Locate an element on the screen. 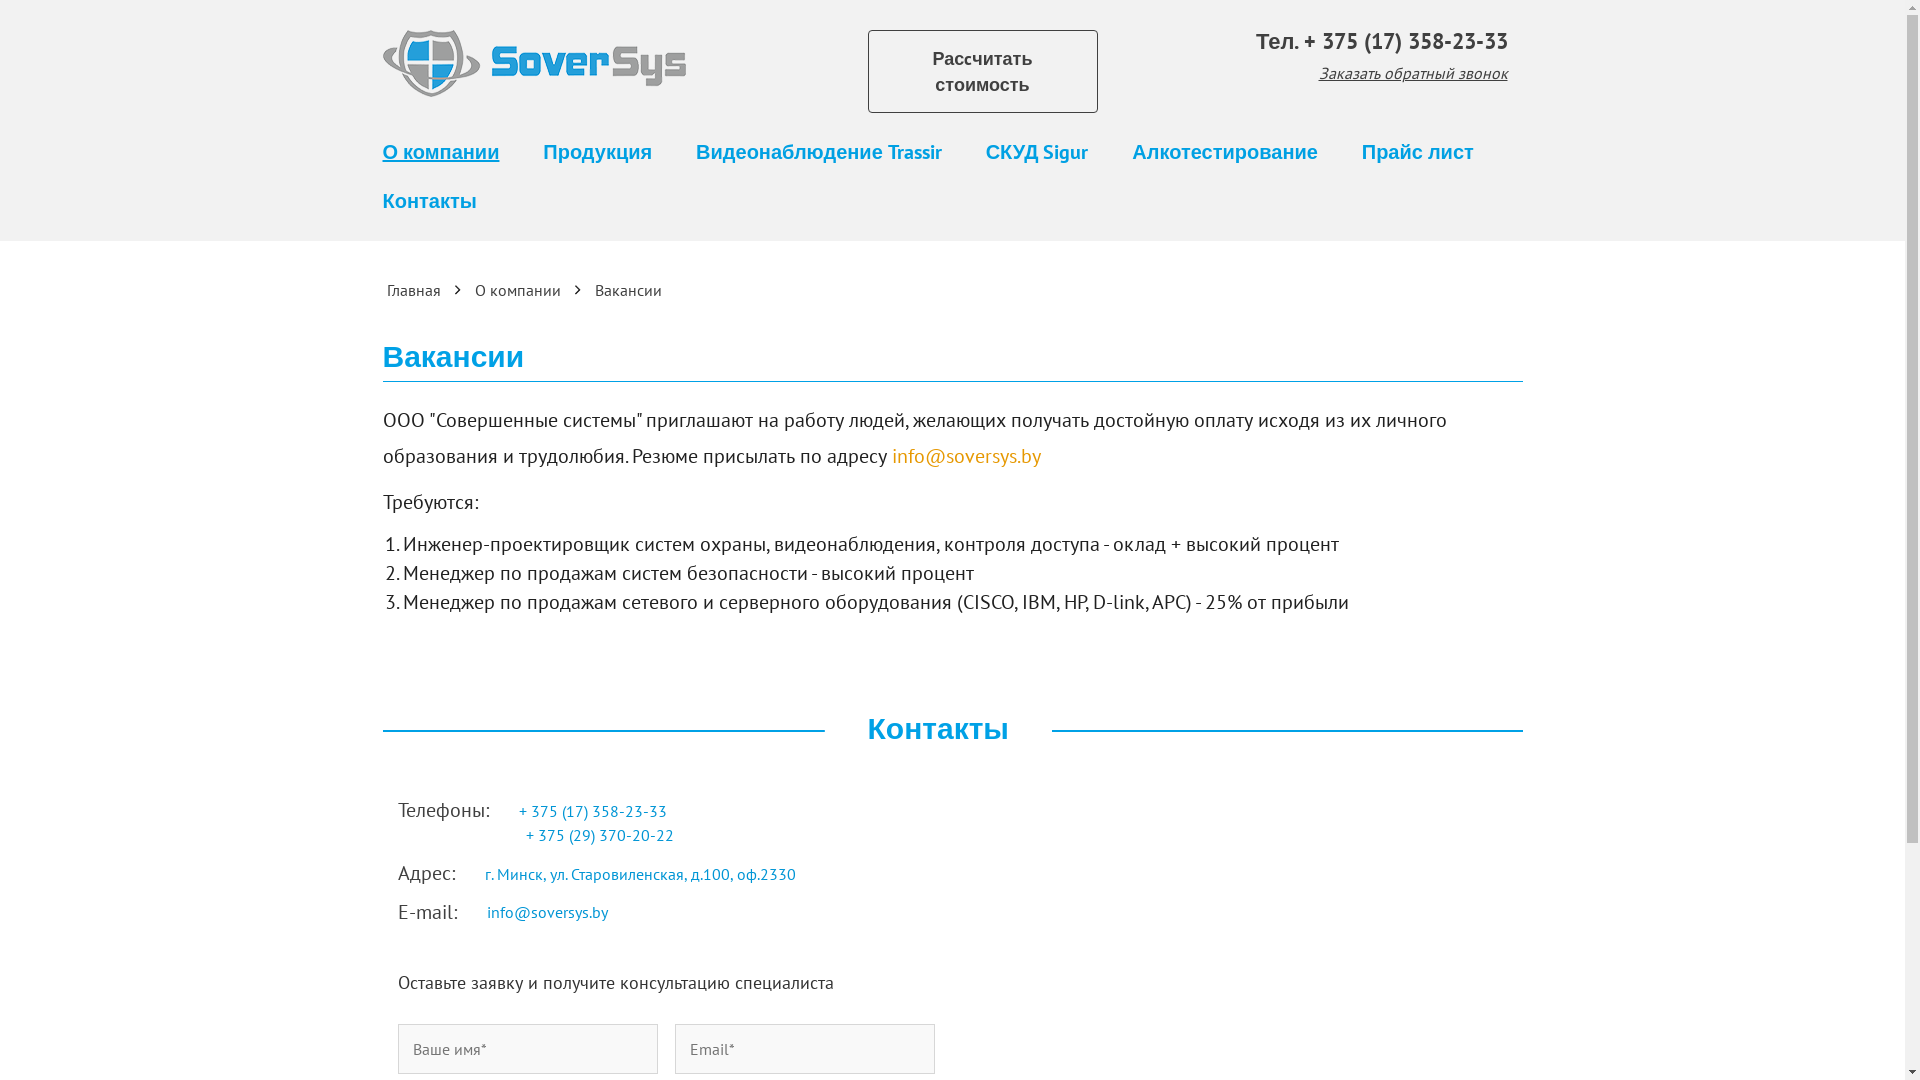  '+ 375 (17) 358-23-33' is located at coordinates (593, 810).